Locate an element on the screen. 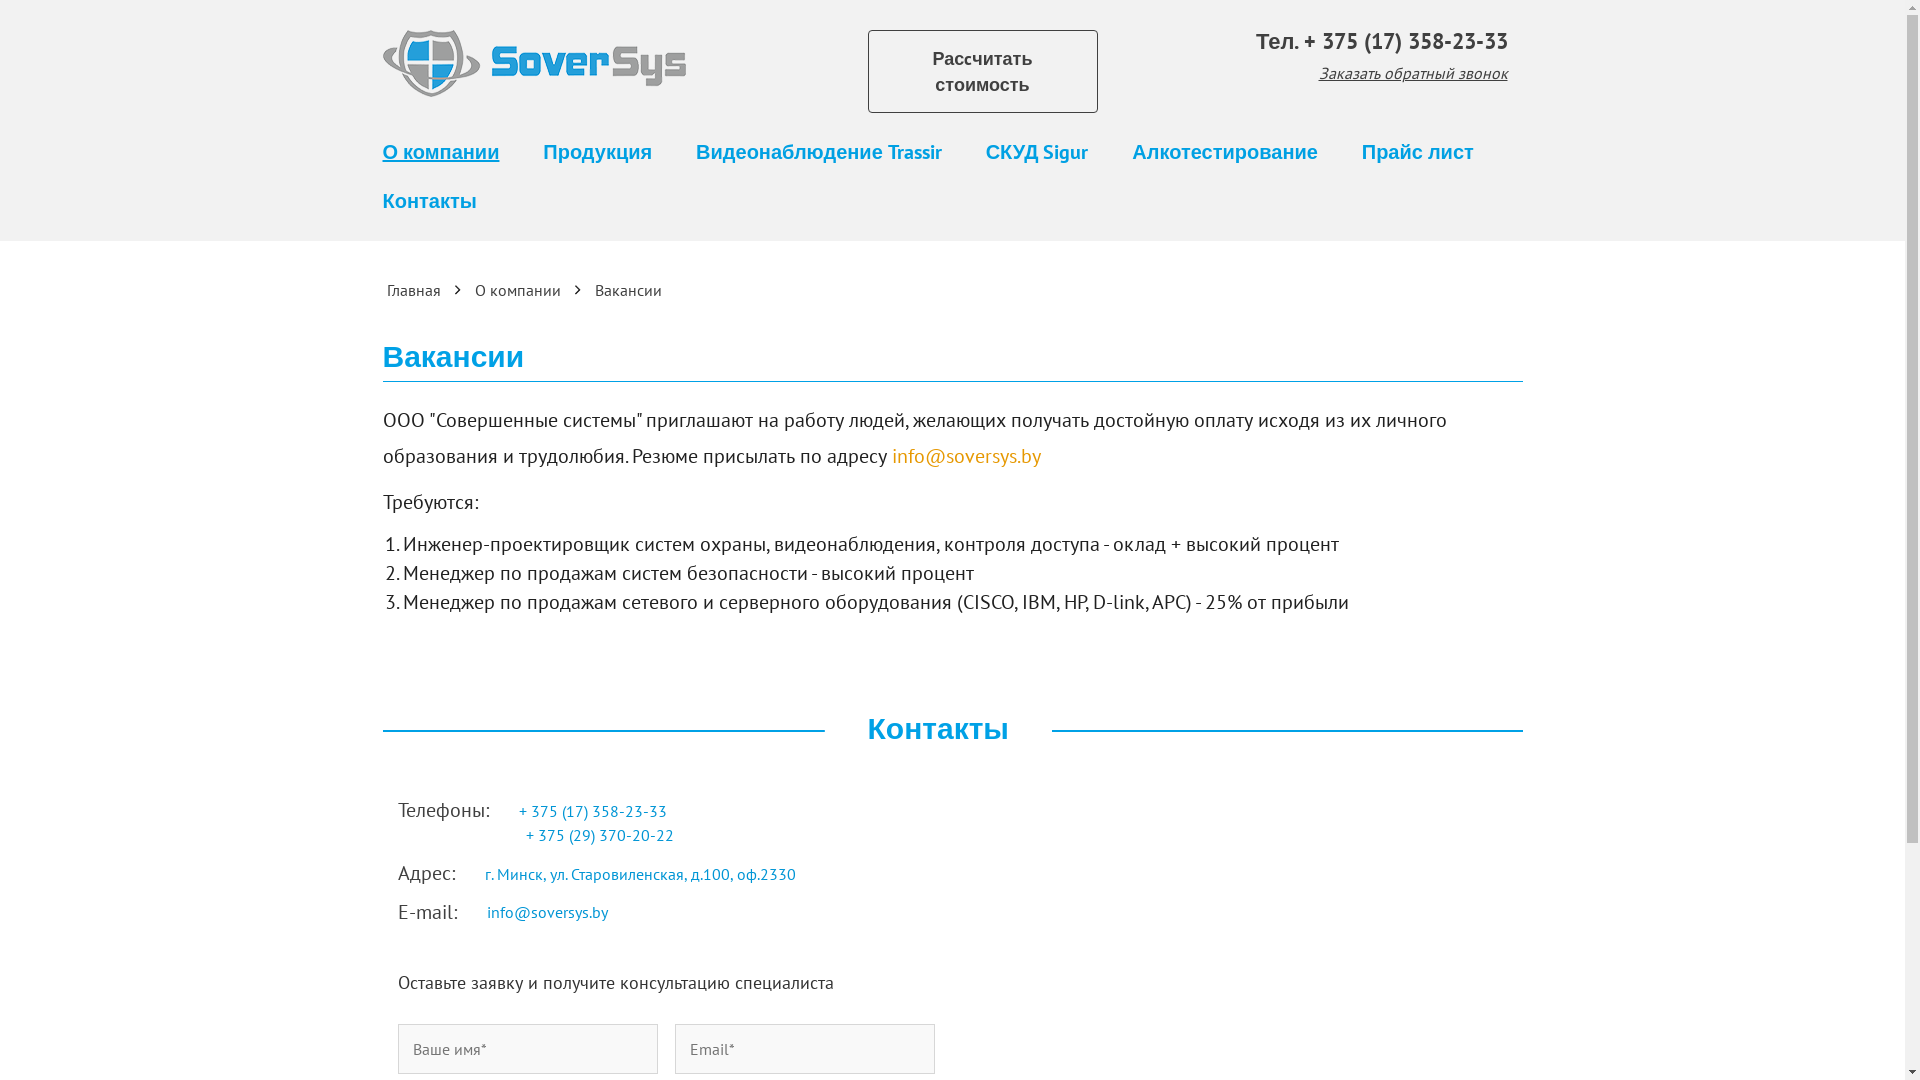  '+ 375 (17) 358-23-33' is located at coordinates (593, 810).